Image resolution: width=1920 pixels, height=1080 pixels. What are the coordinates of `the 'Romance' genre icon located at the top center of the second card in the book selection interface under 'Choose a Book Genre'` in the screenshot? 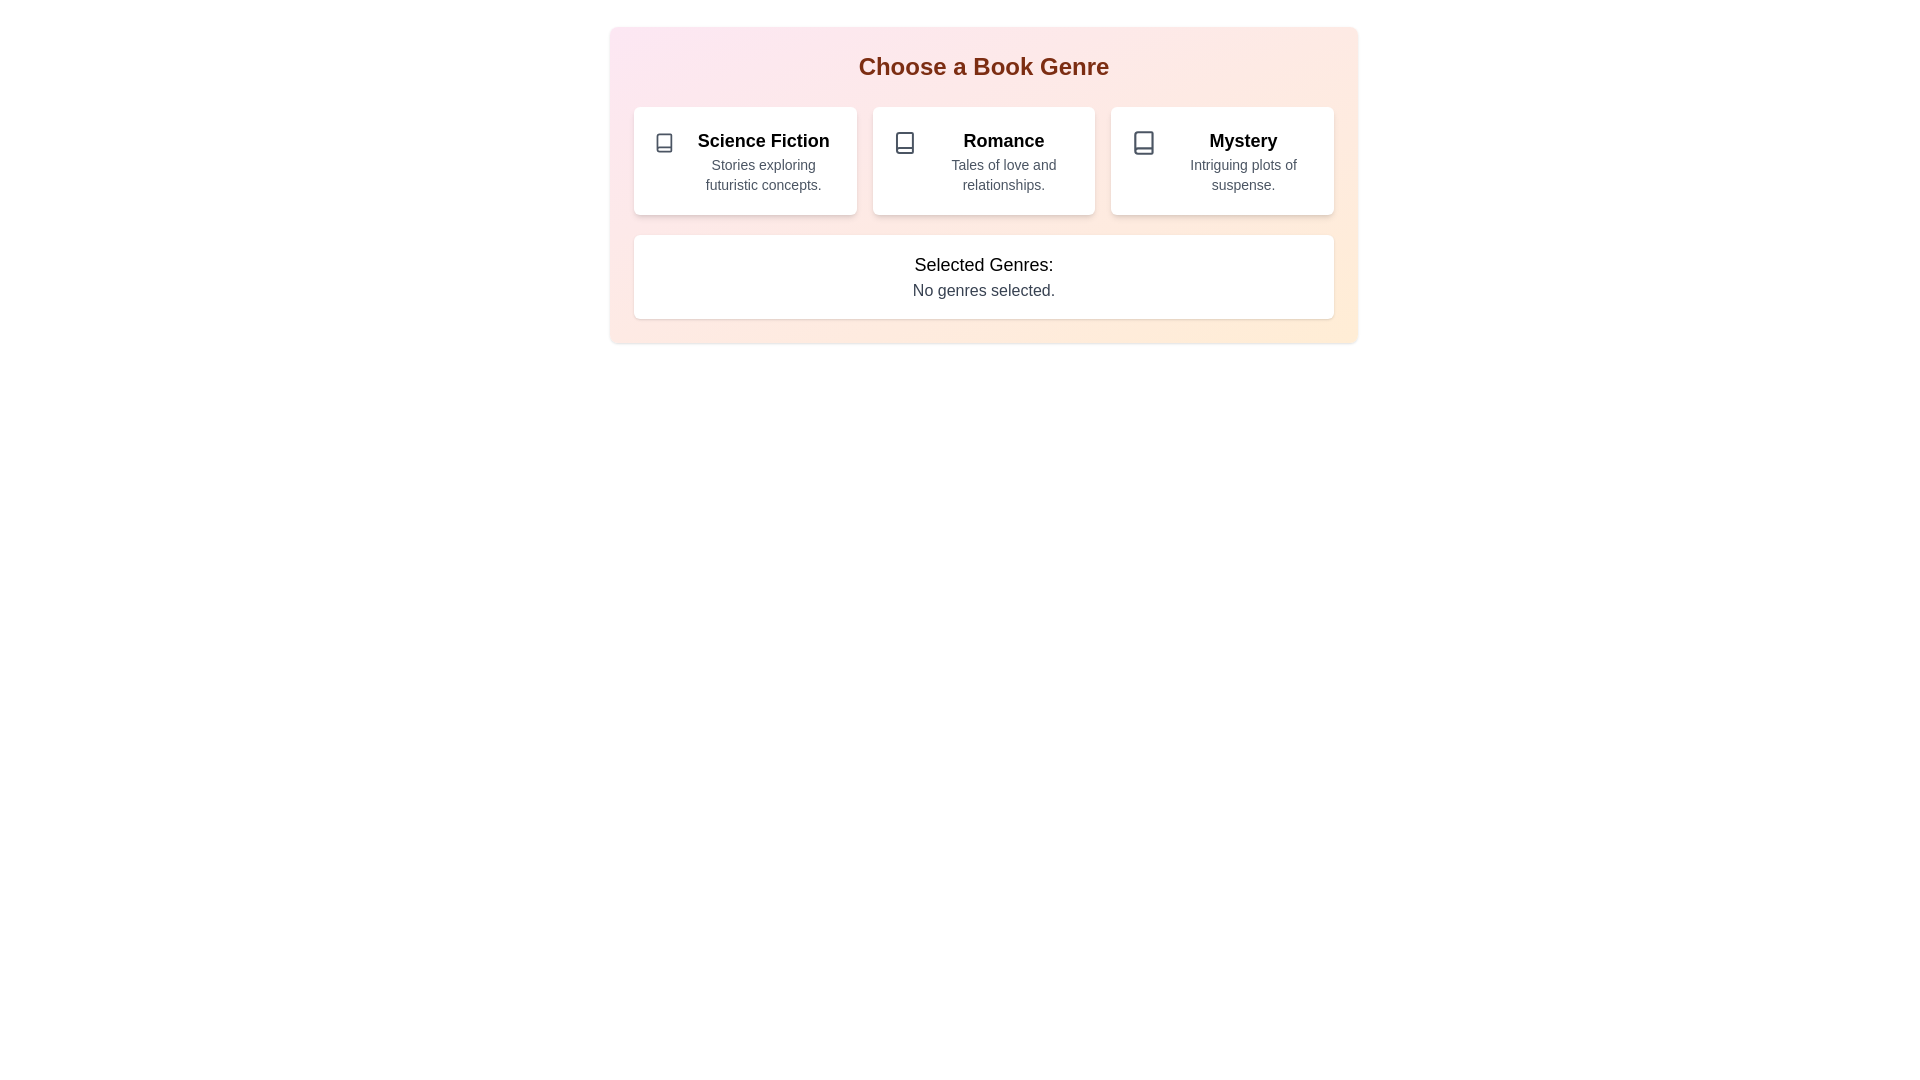 It's located at (903, 141).